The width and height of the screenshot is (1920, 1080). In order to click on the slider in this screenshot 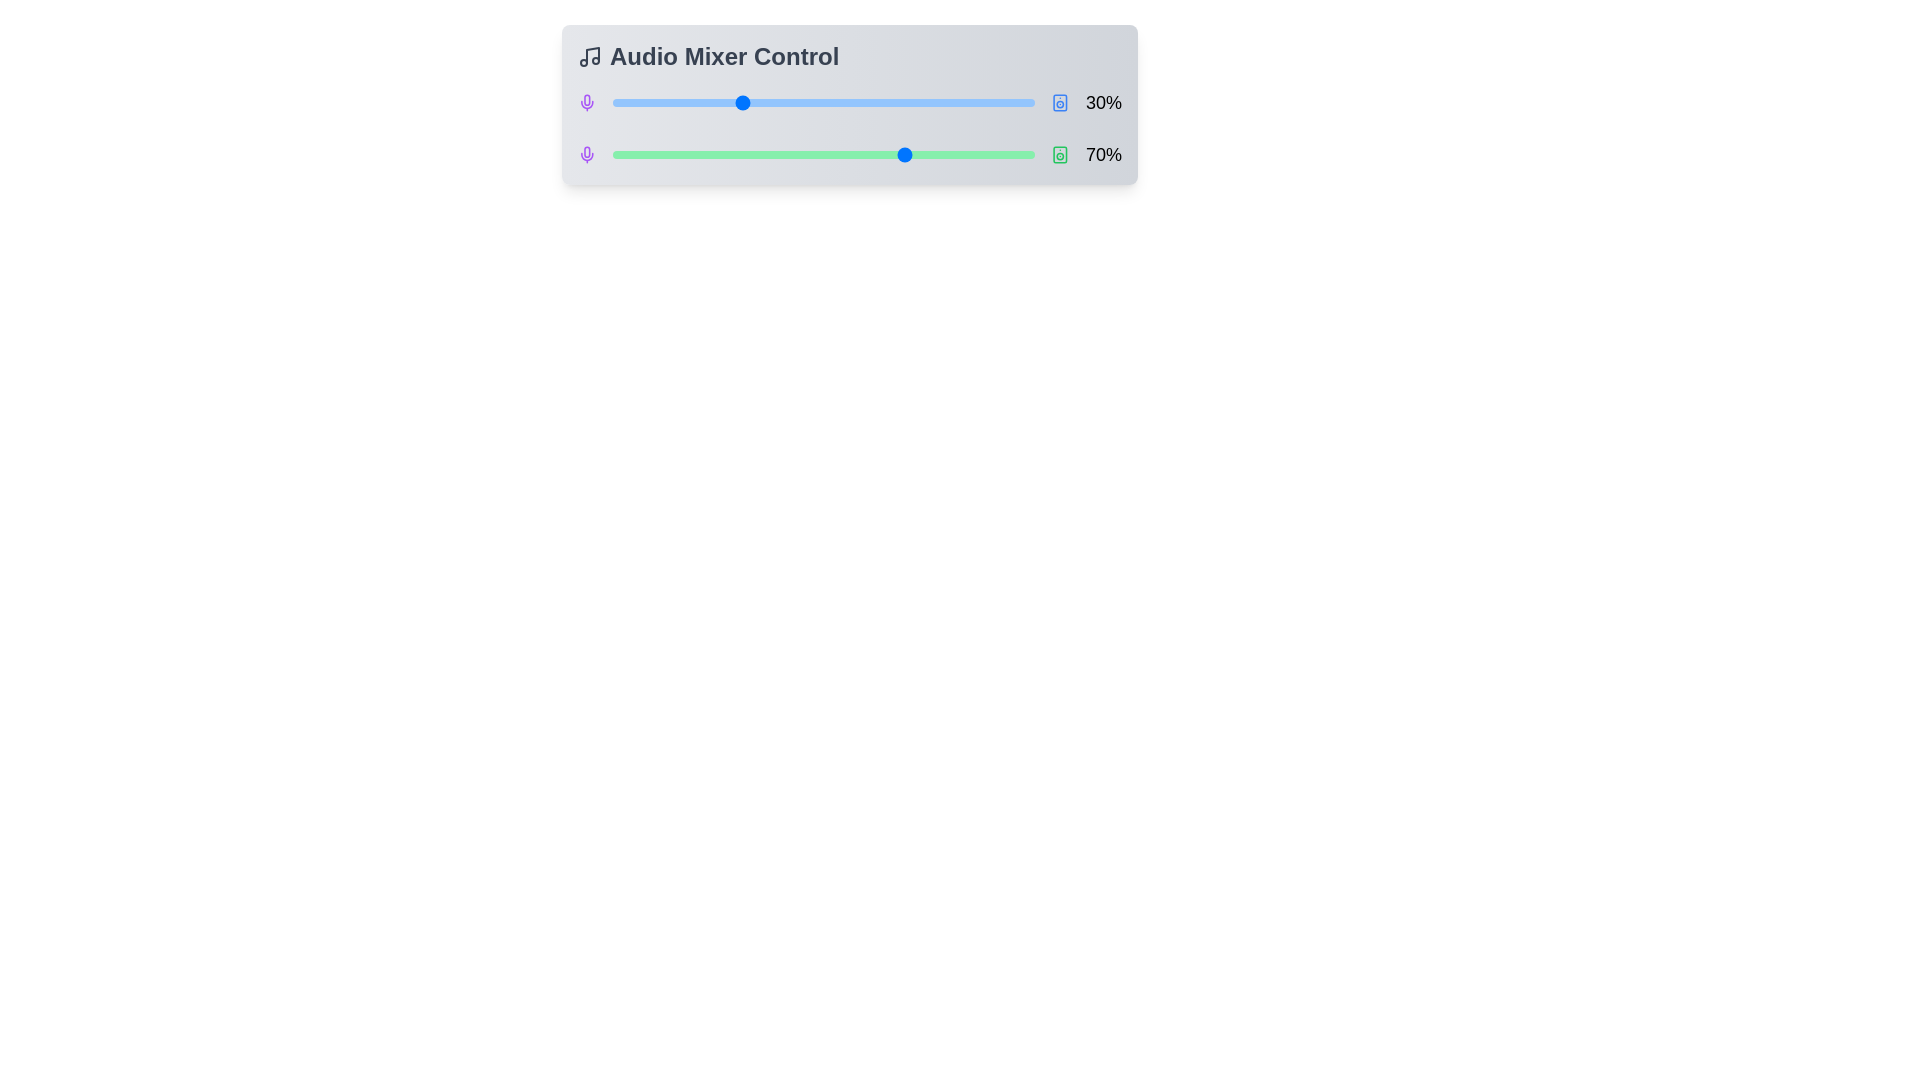, I will do `click(624, 153)`.